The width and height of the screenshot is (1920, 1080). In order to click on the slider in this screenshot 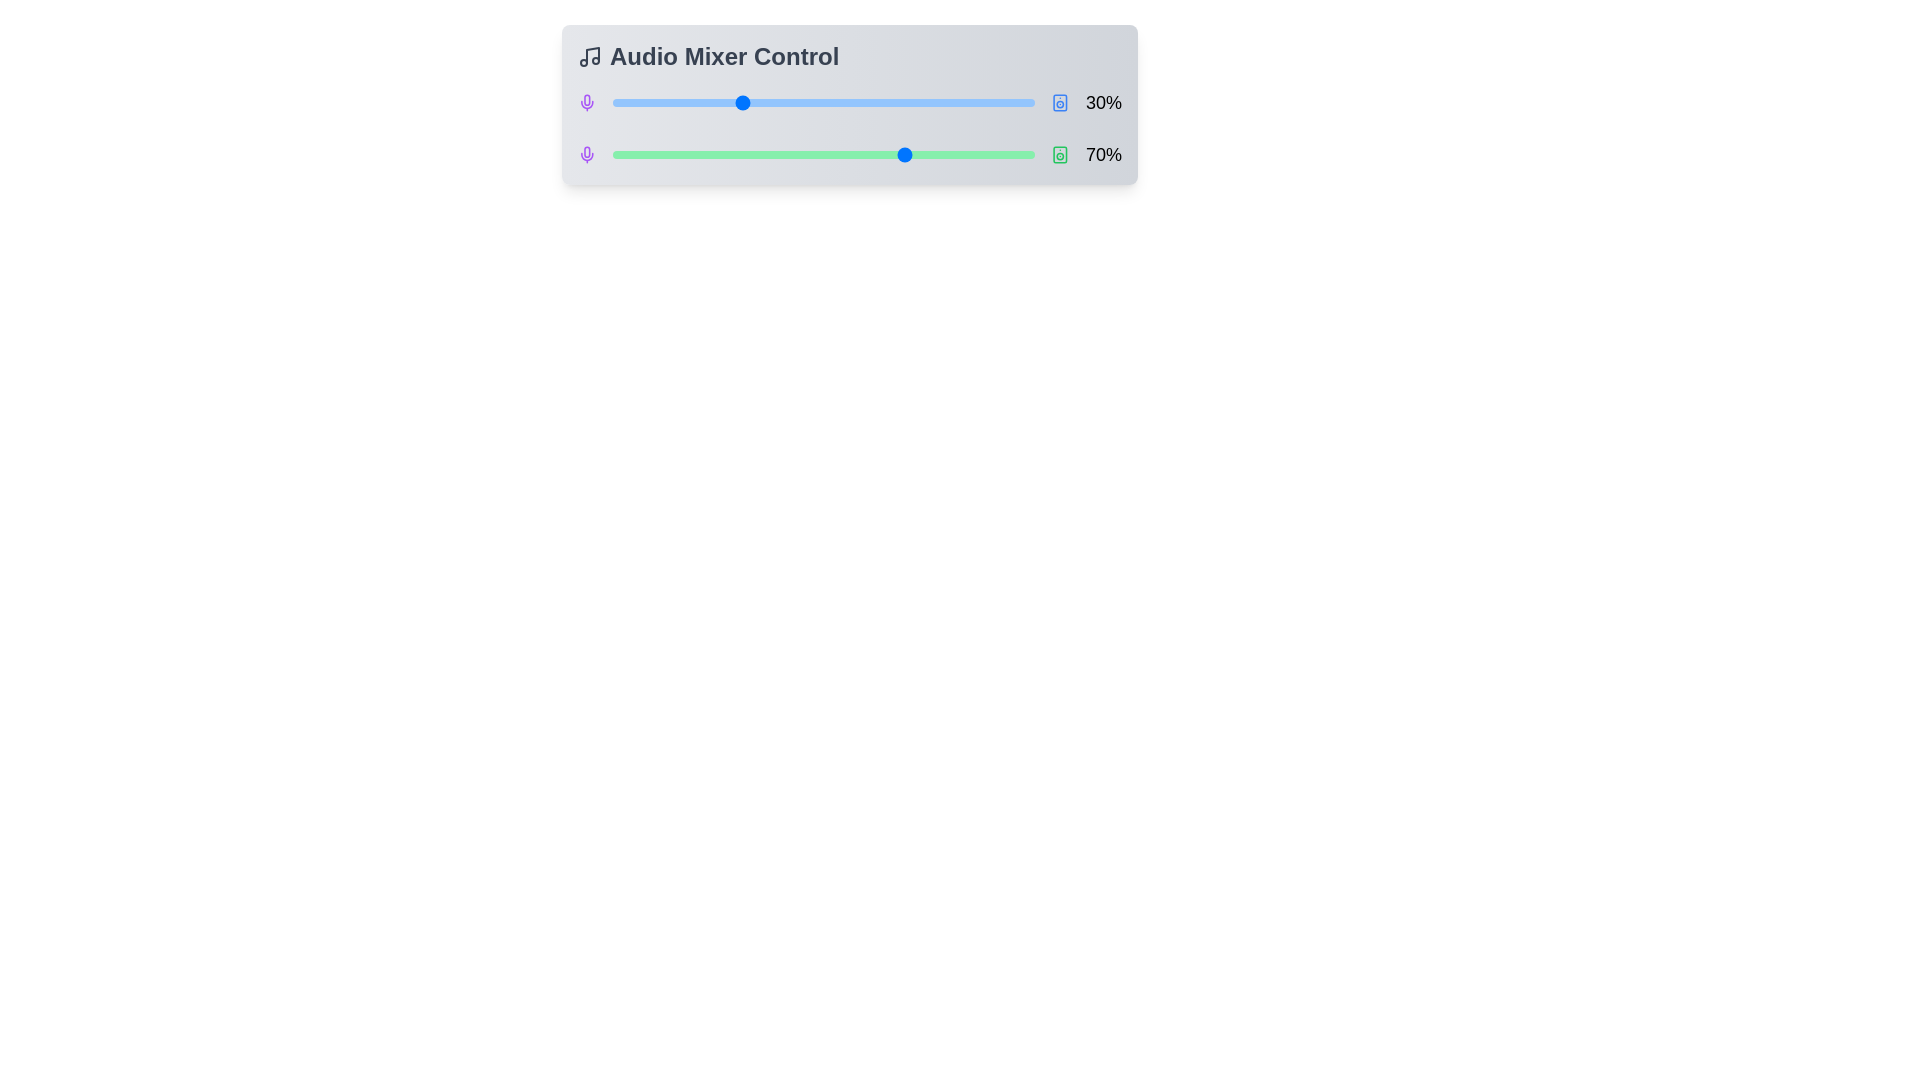, I will do `click(624, 153)`.